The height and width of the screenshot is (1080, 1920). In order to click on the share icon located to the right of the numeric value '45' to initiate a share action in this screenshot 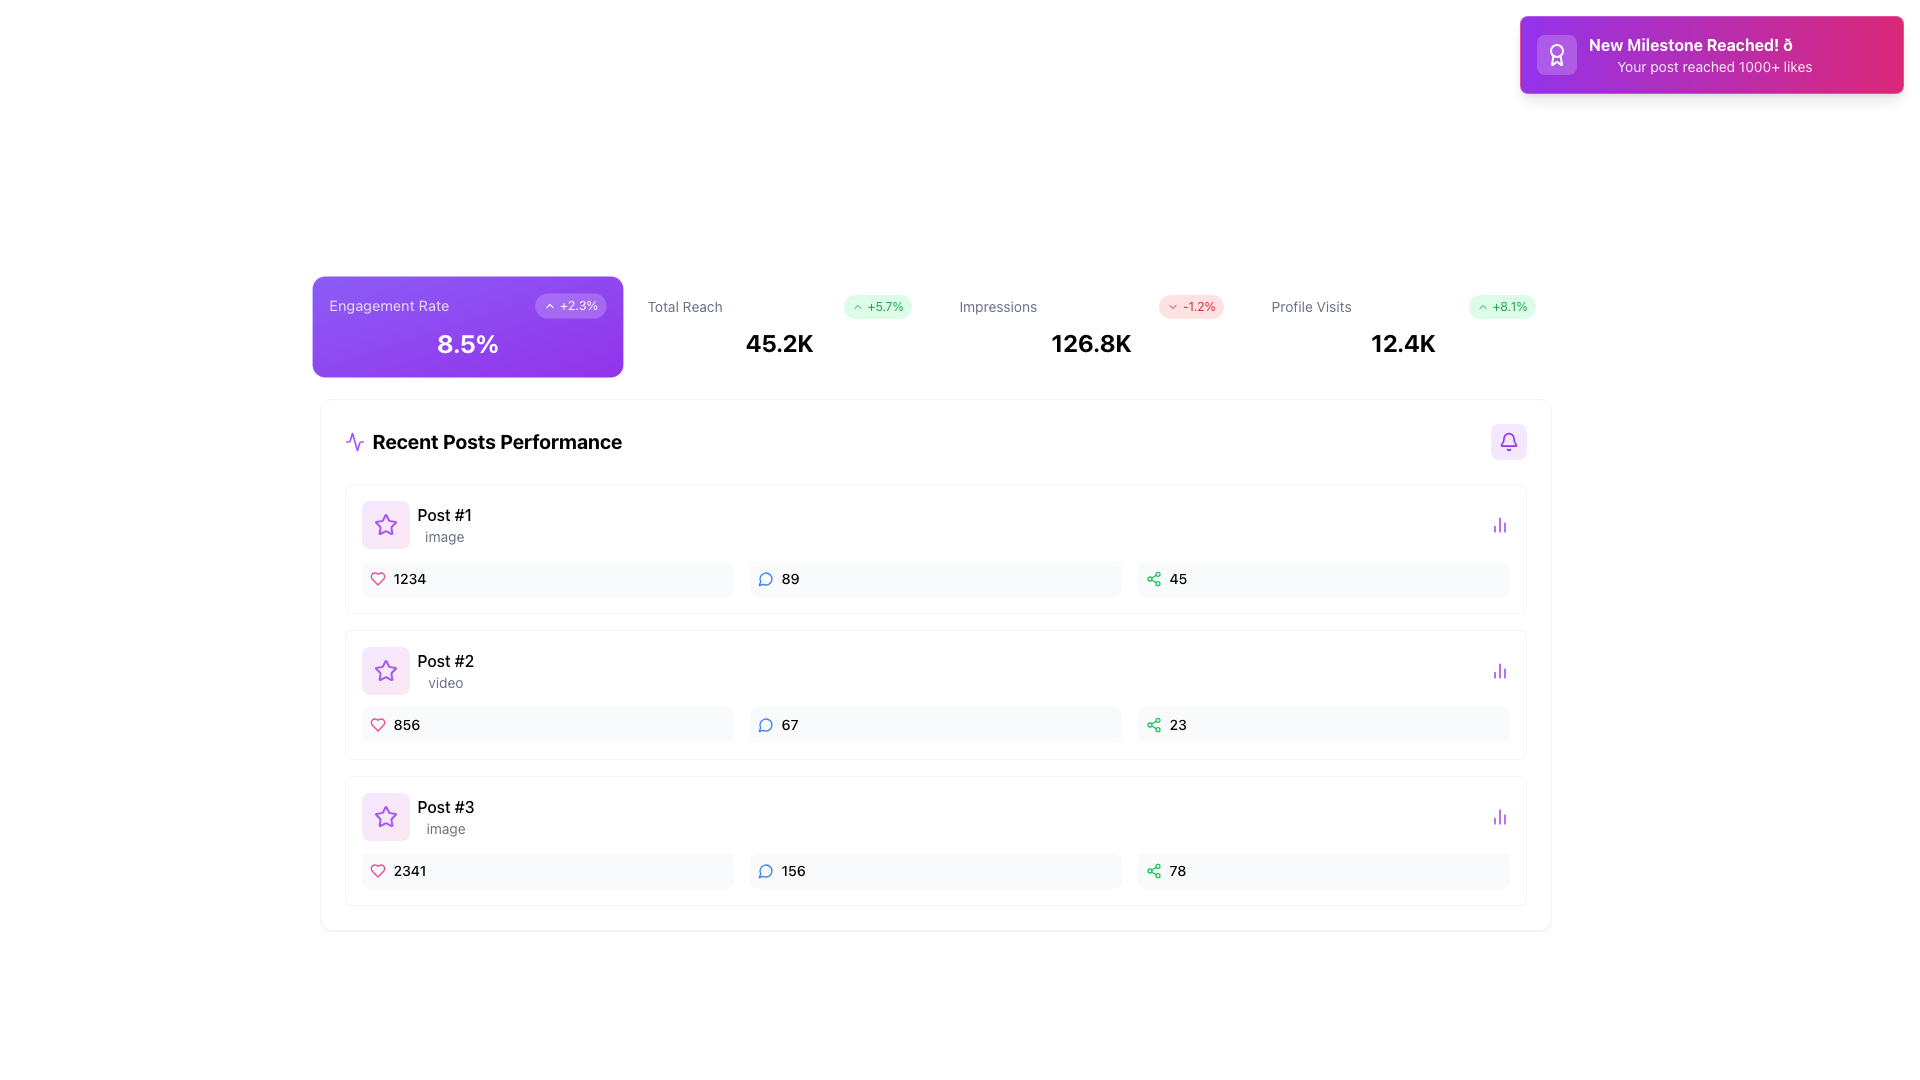, I will do `click(1153, 578)`.